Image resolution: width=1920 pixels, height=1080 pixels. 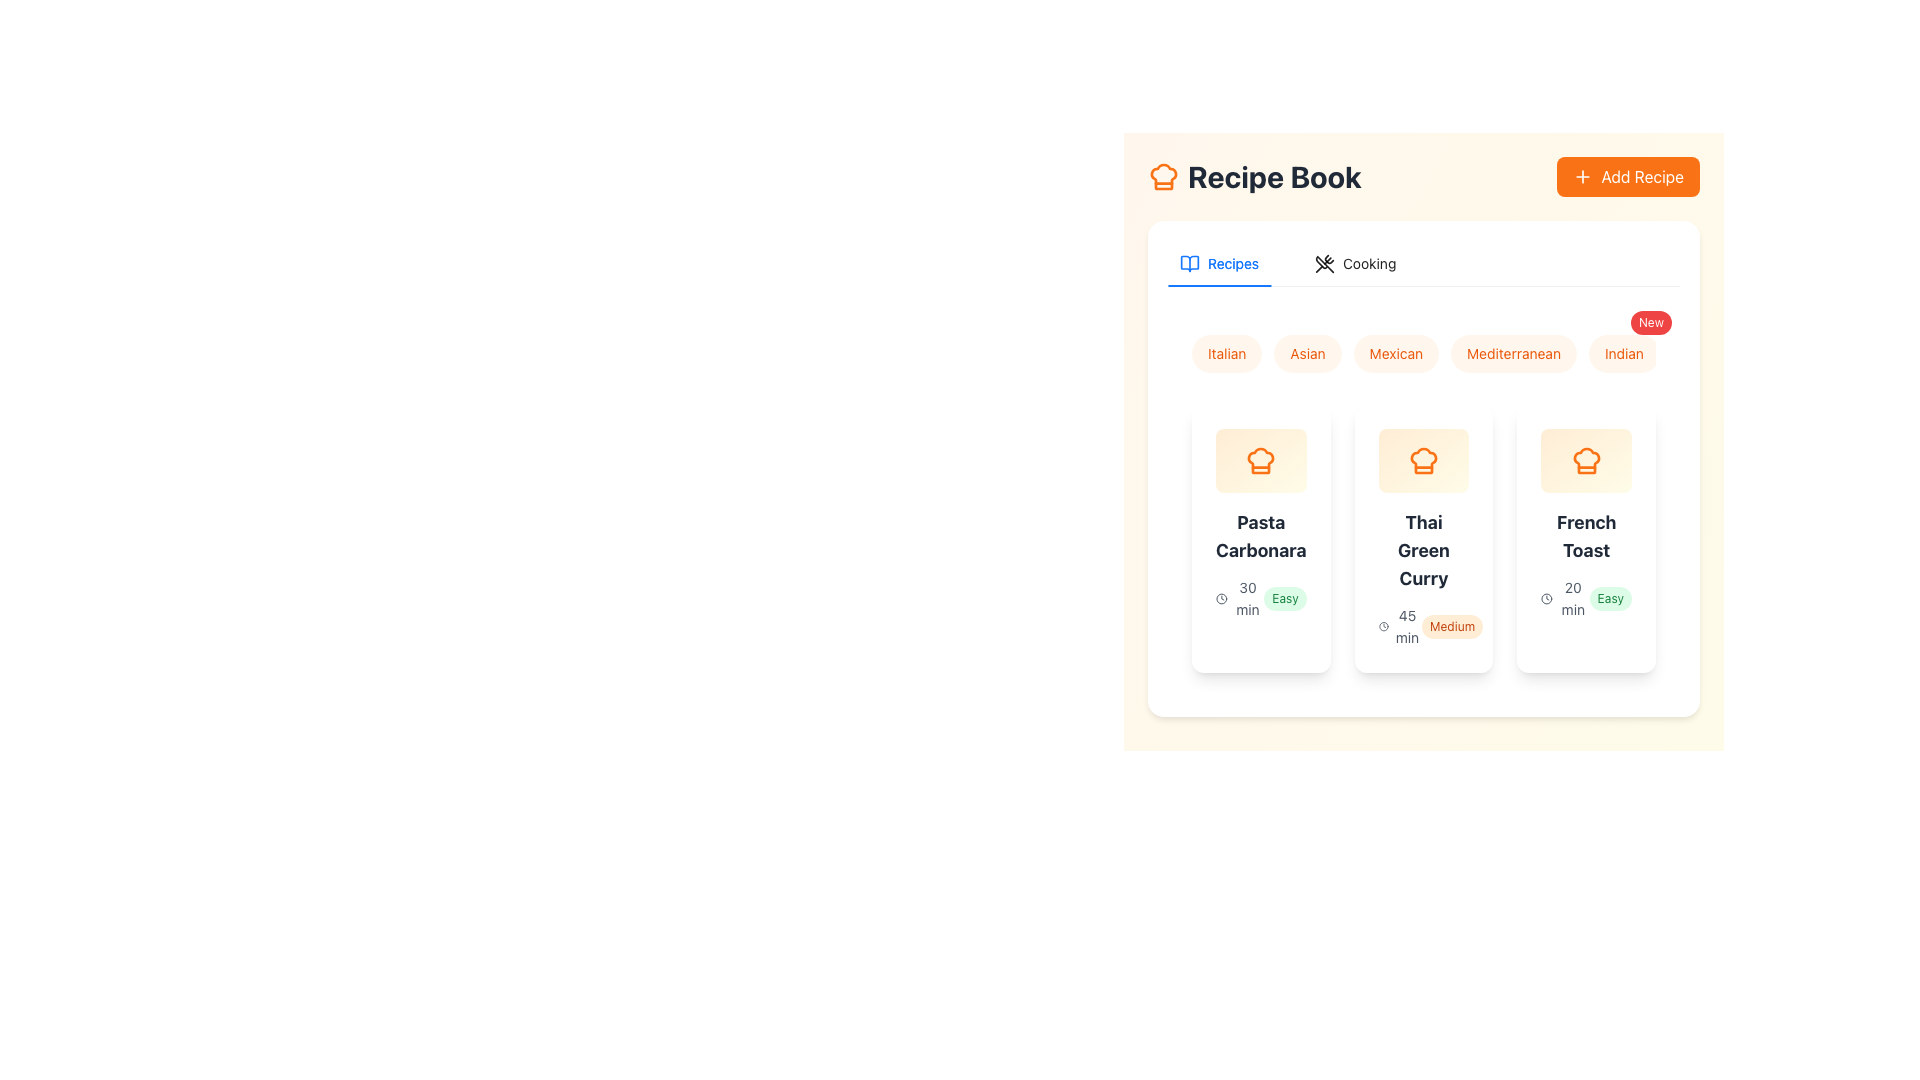 I want to click on the chef hat icon with an orange outline and a white interior, which is located to the left of the text 'Recipe Book', so click(x=1163, y=176).